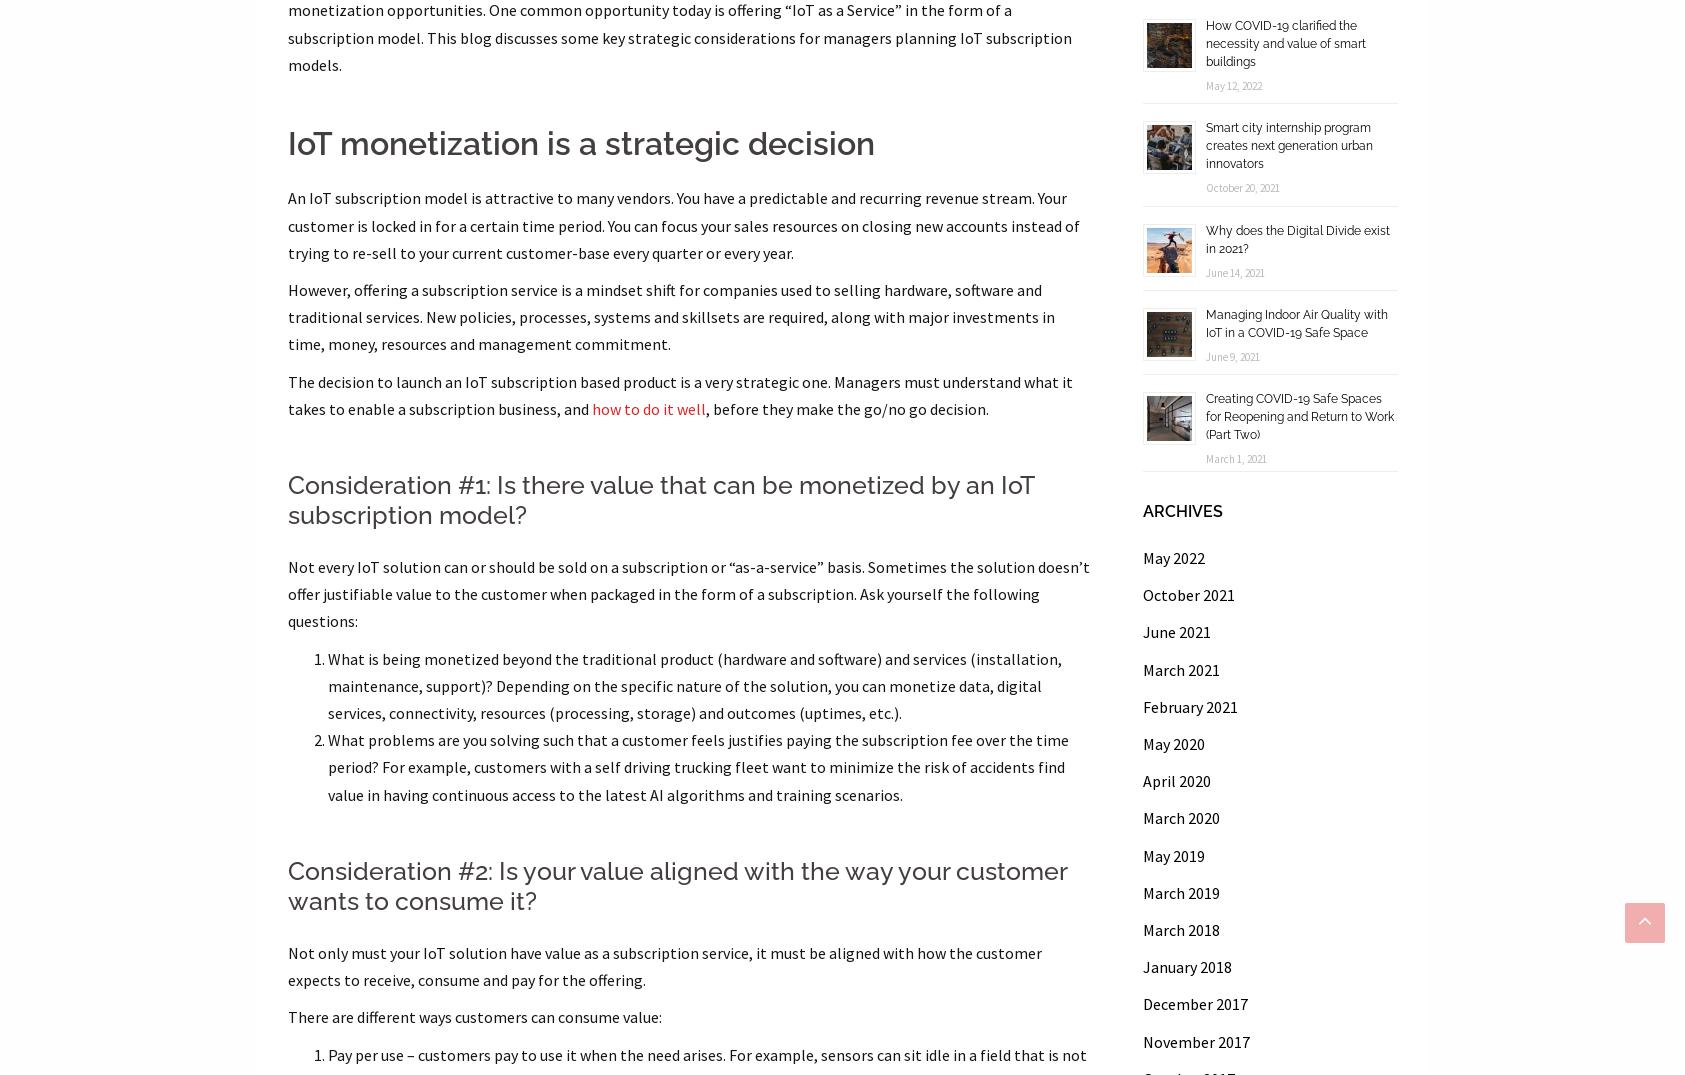 The image size is (1685, 1075). Describe the element at coordinates (1204, 356) in the screenshot. I see `'June 9, 2021'` at that location.